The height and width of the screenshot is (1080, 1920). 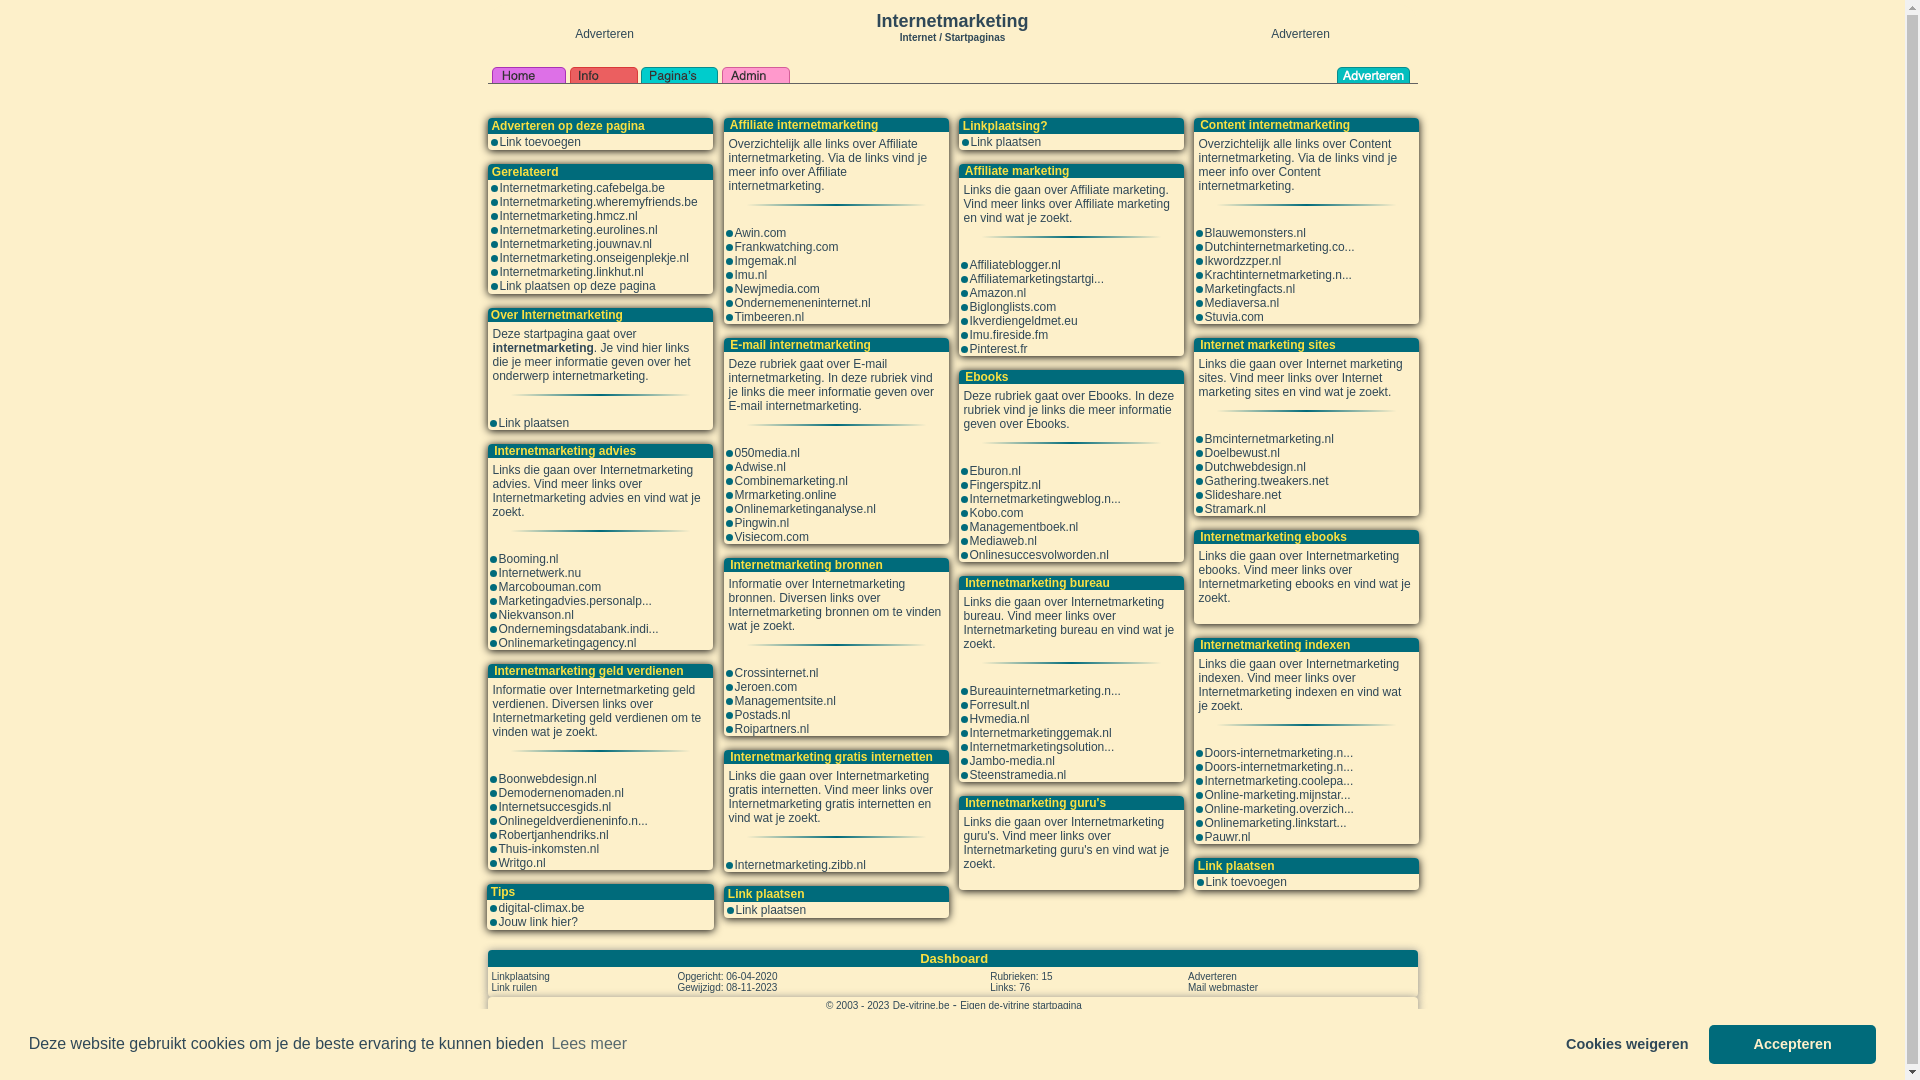 What do you see at coordinates (785, 245) in the screenshot?
I see `'Frankwatching.com'` at bounding box center [785, 245].